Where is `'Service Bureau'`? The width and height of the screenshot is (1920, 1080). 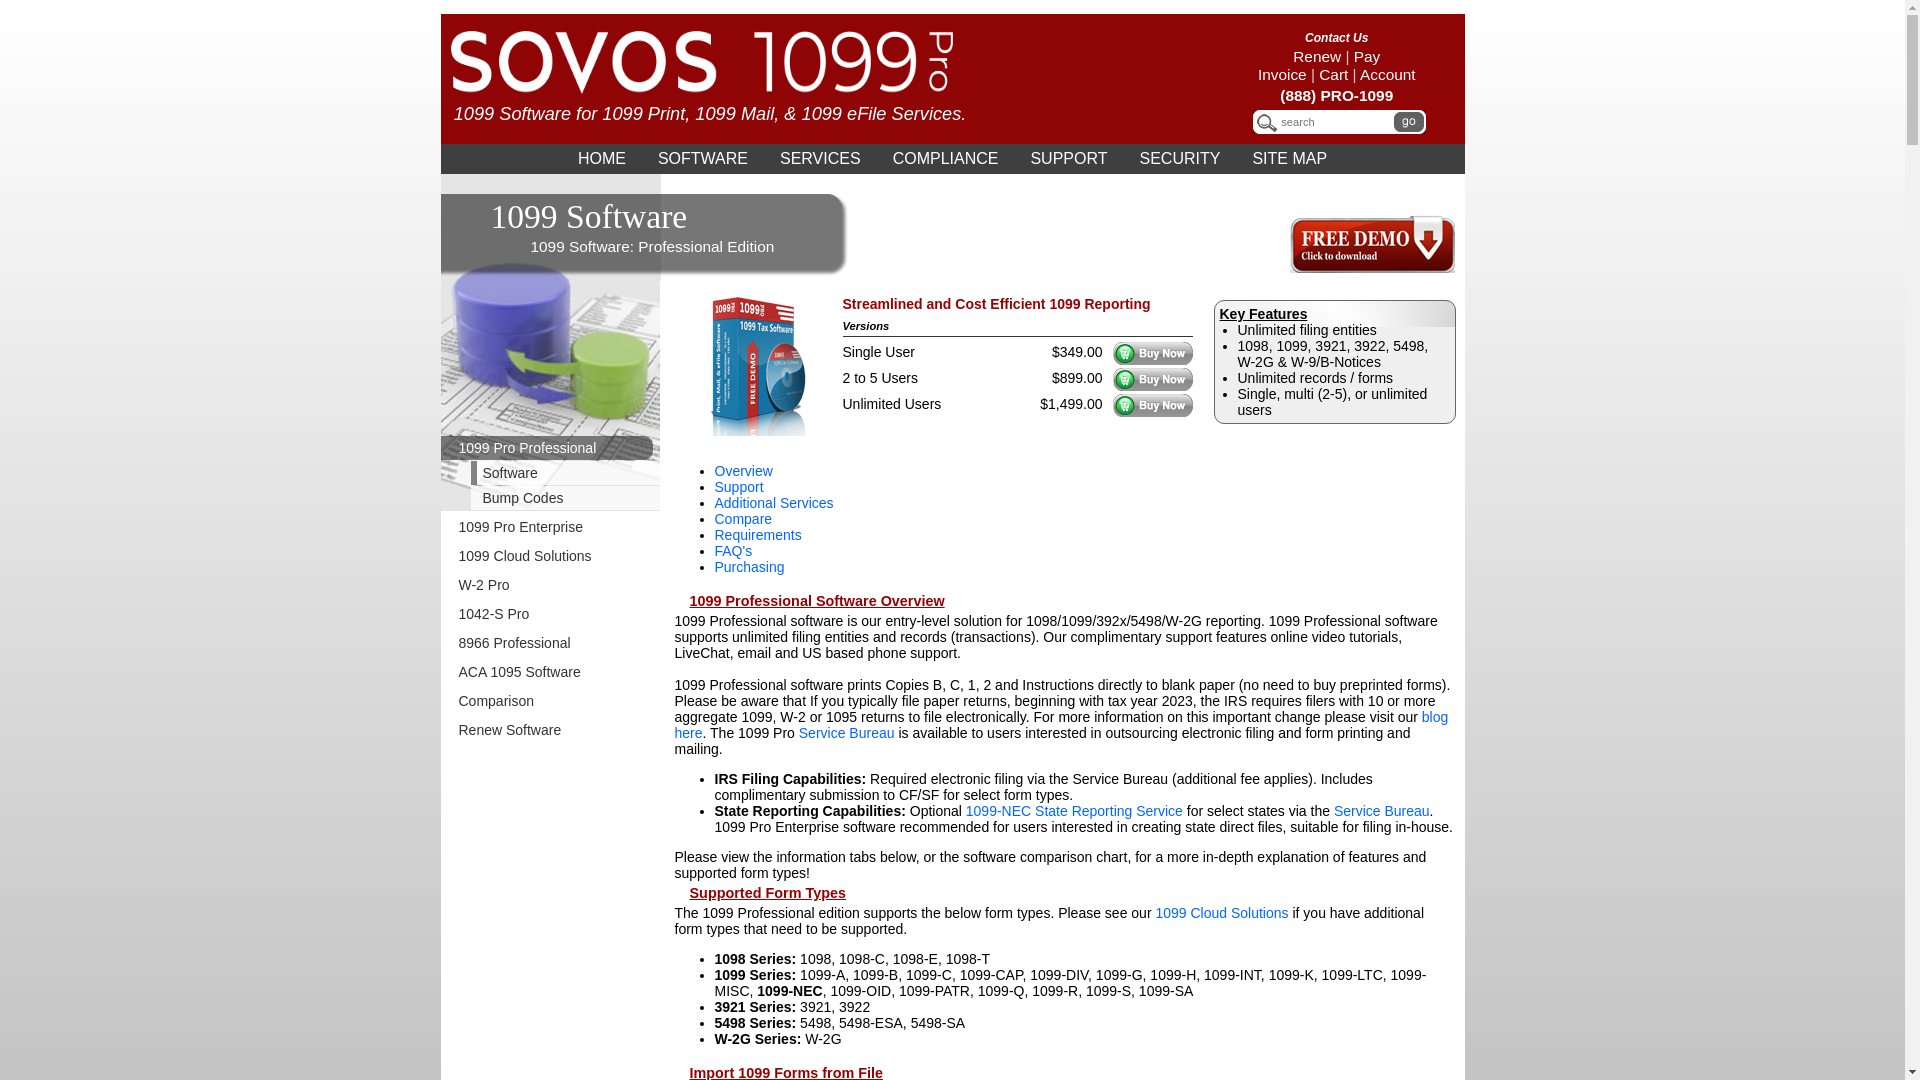
'Service Bureau' is located at coordinates (846, 732).